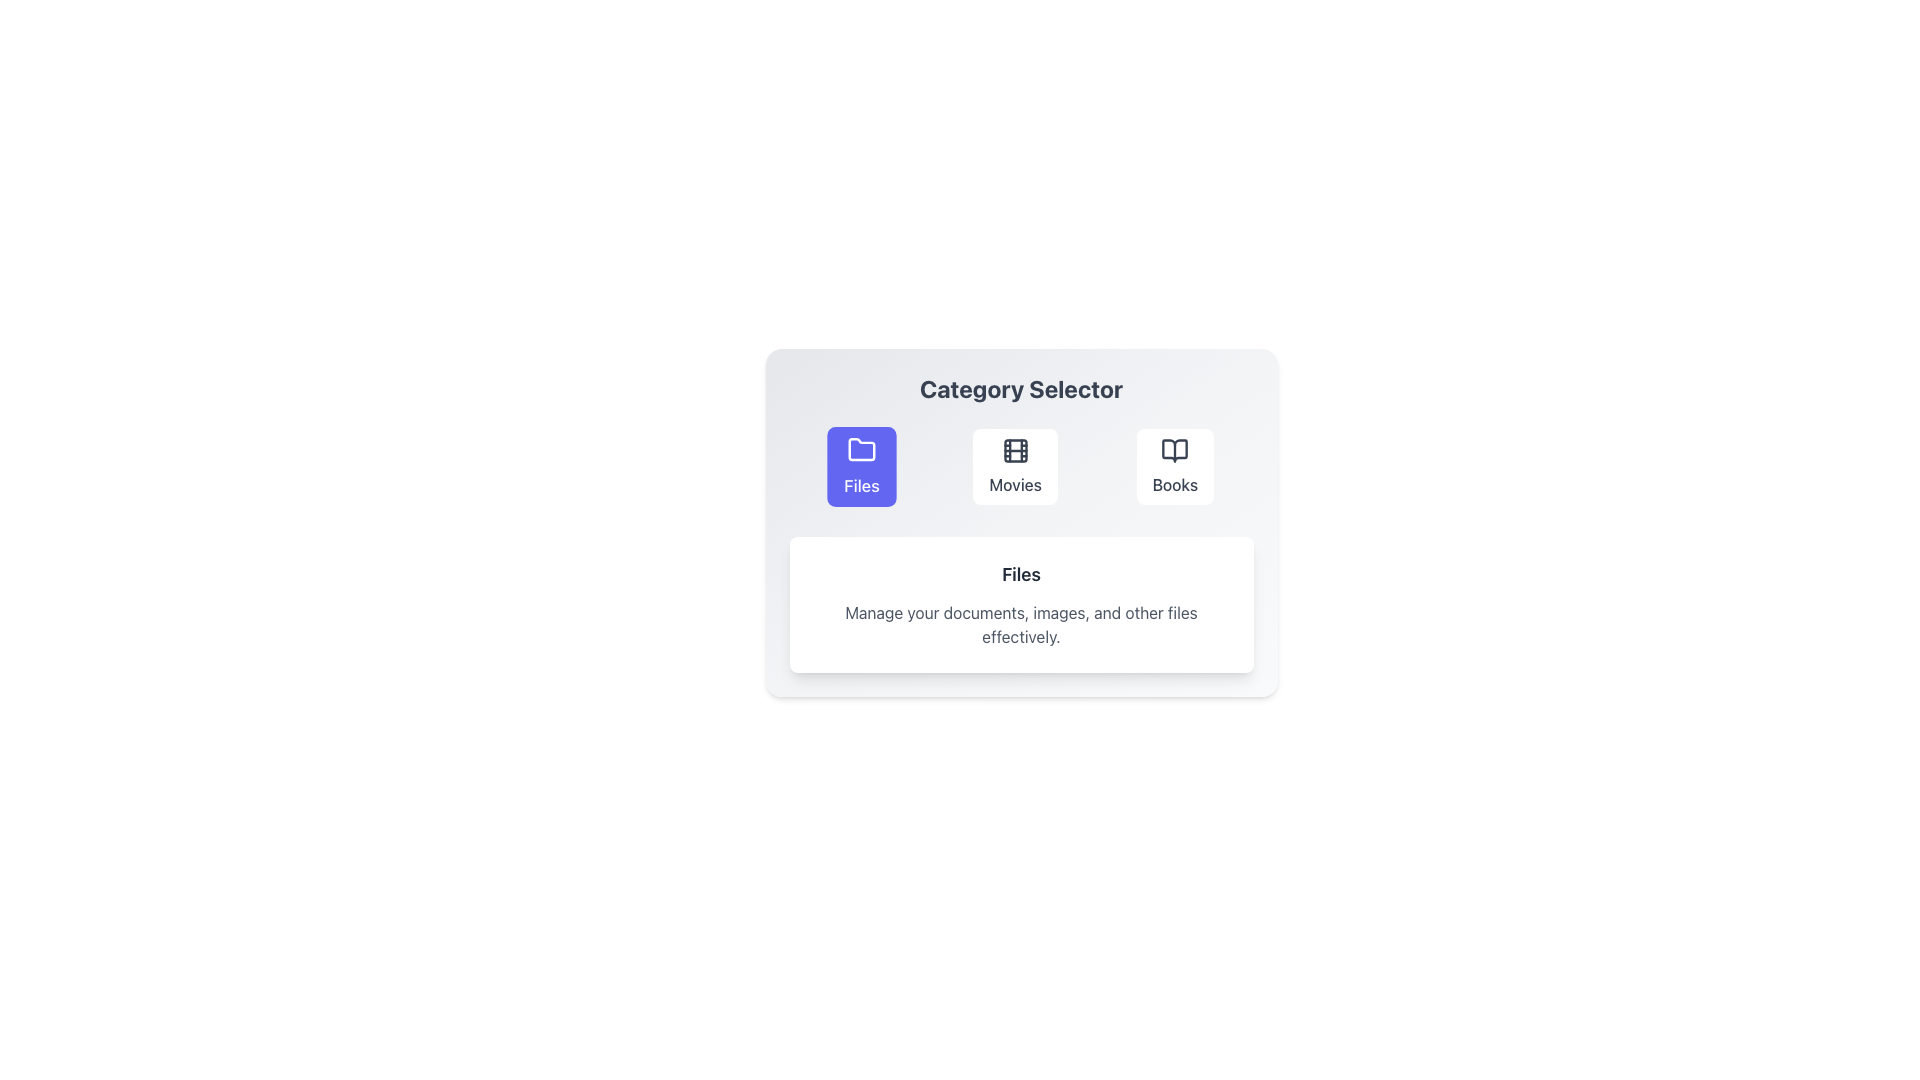 This screenshot has height=1080, width=1920. Describe the element at coordinates (861, 466) in the screenshot. I see `the 'Files' button, which is styled with a folder-shaped icon and bold white text on an indigo background` at that location.